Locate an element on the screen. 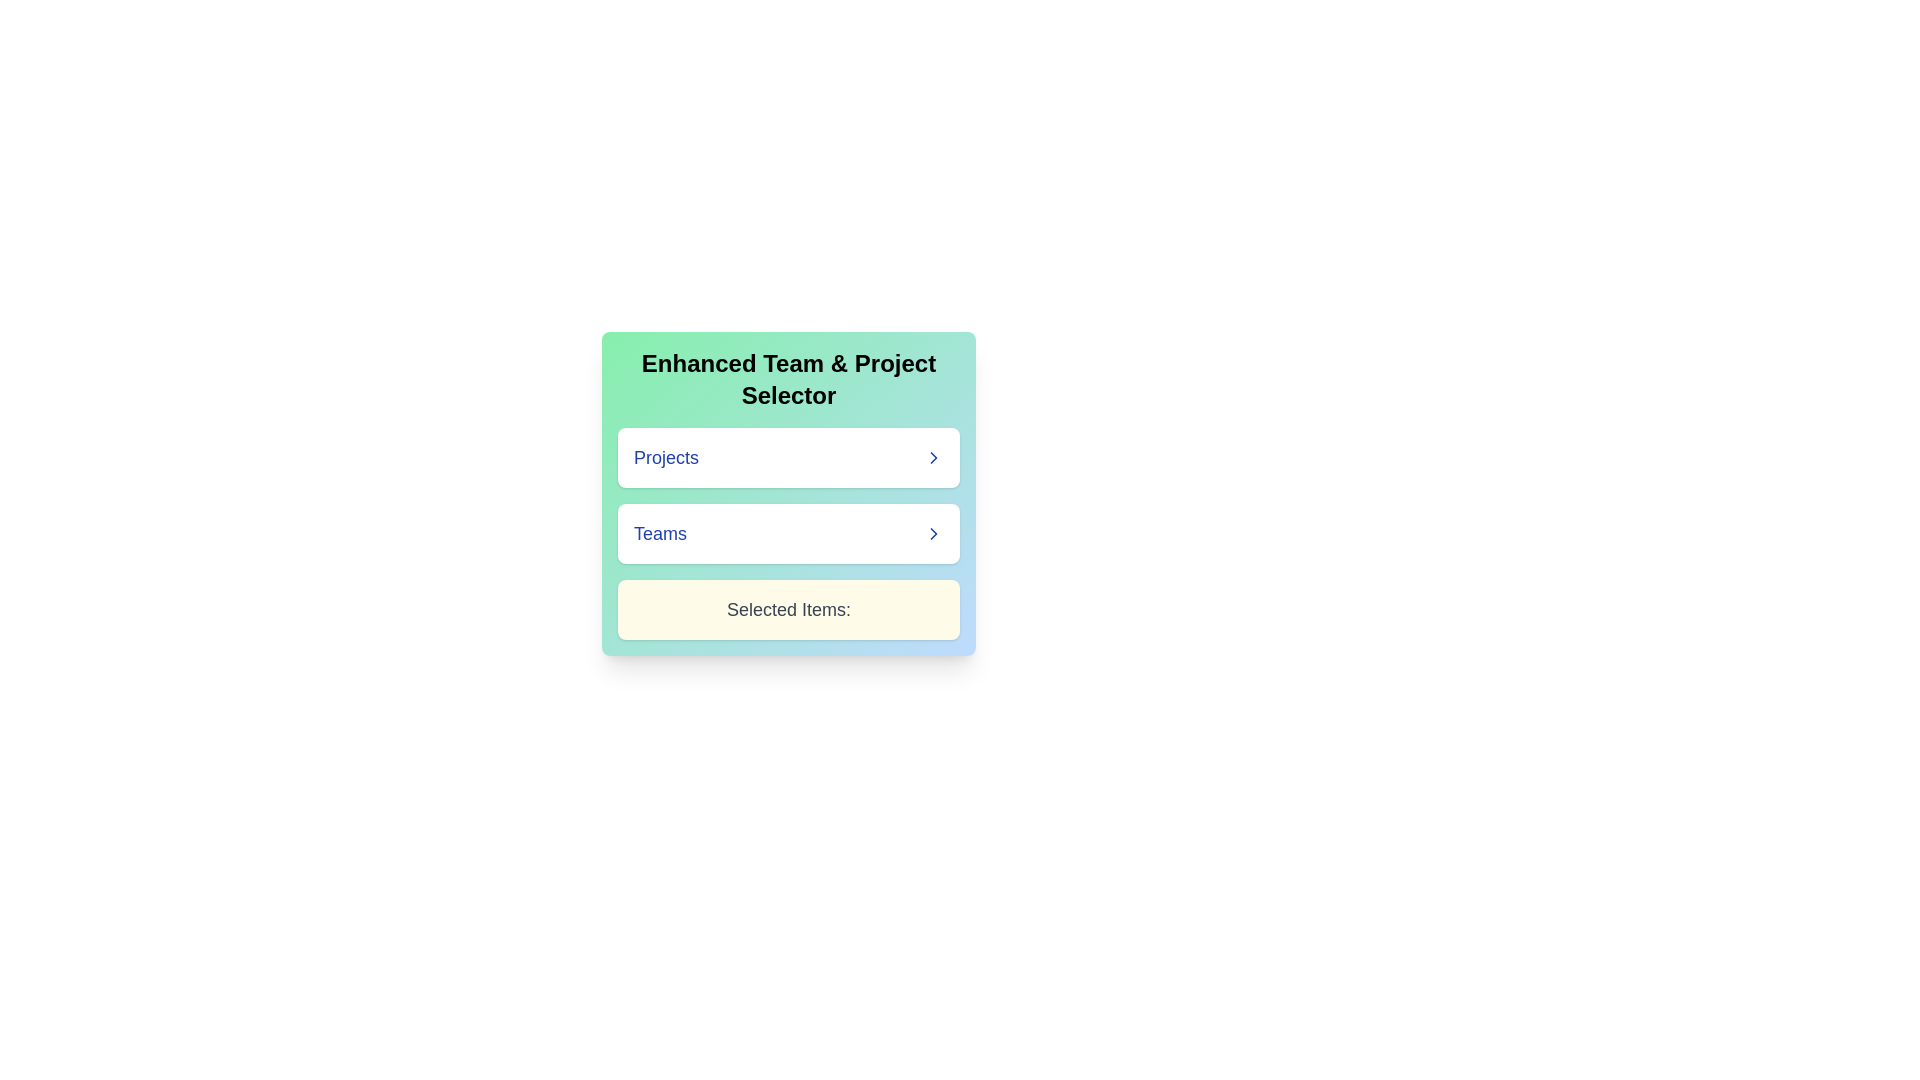 Image resolution: width=1920 pixels, height=1080 pixels. the static text label reading 'Selected Items:' which is styled in medium gray on a light yellowish background, located beneath the dropdown buttons labeled Projects and Teams is located at coordinates (787, 608).